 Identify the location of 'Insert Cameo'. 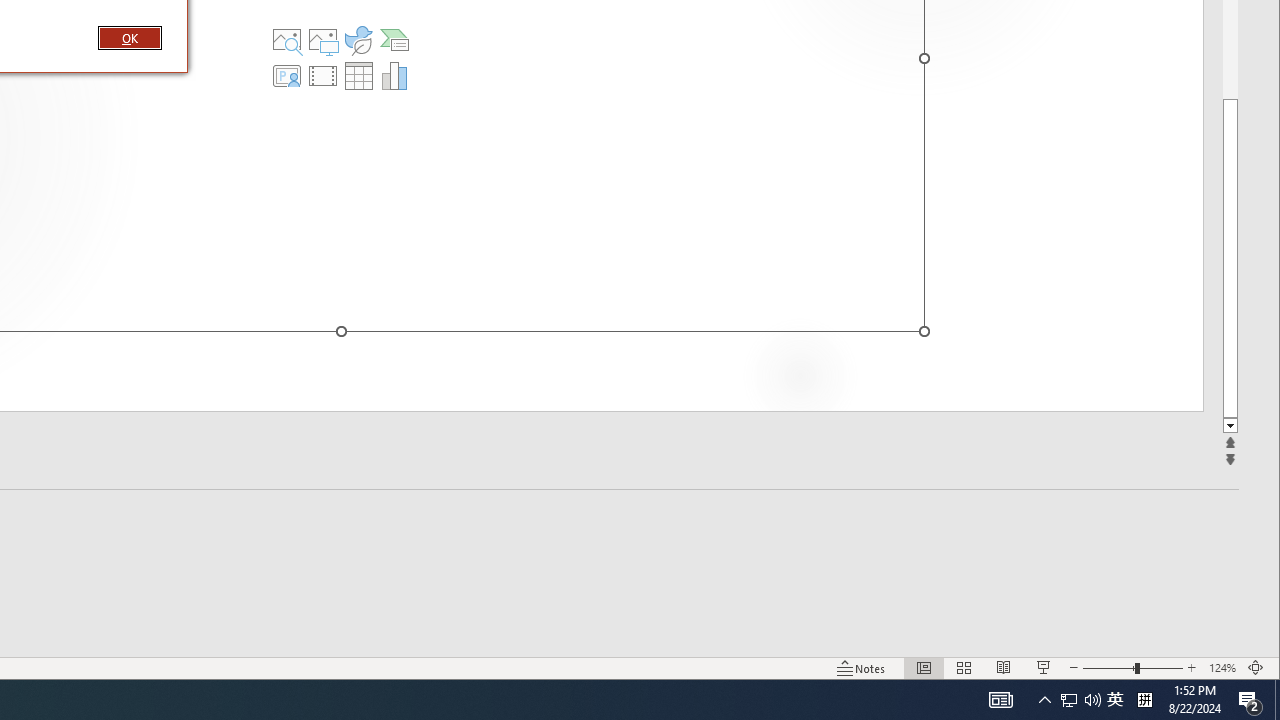
(286, 74).